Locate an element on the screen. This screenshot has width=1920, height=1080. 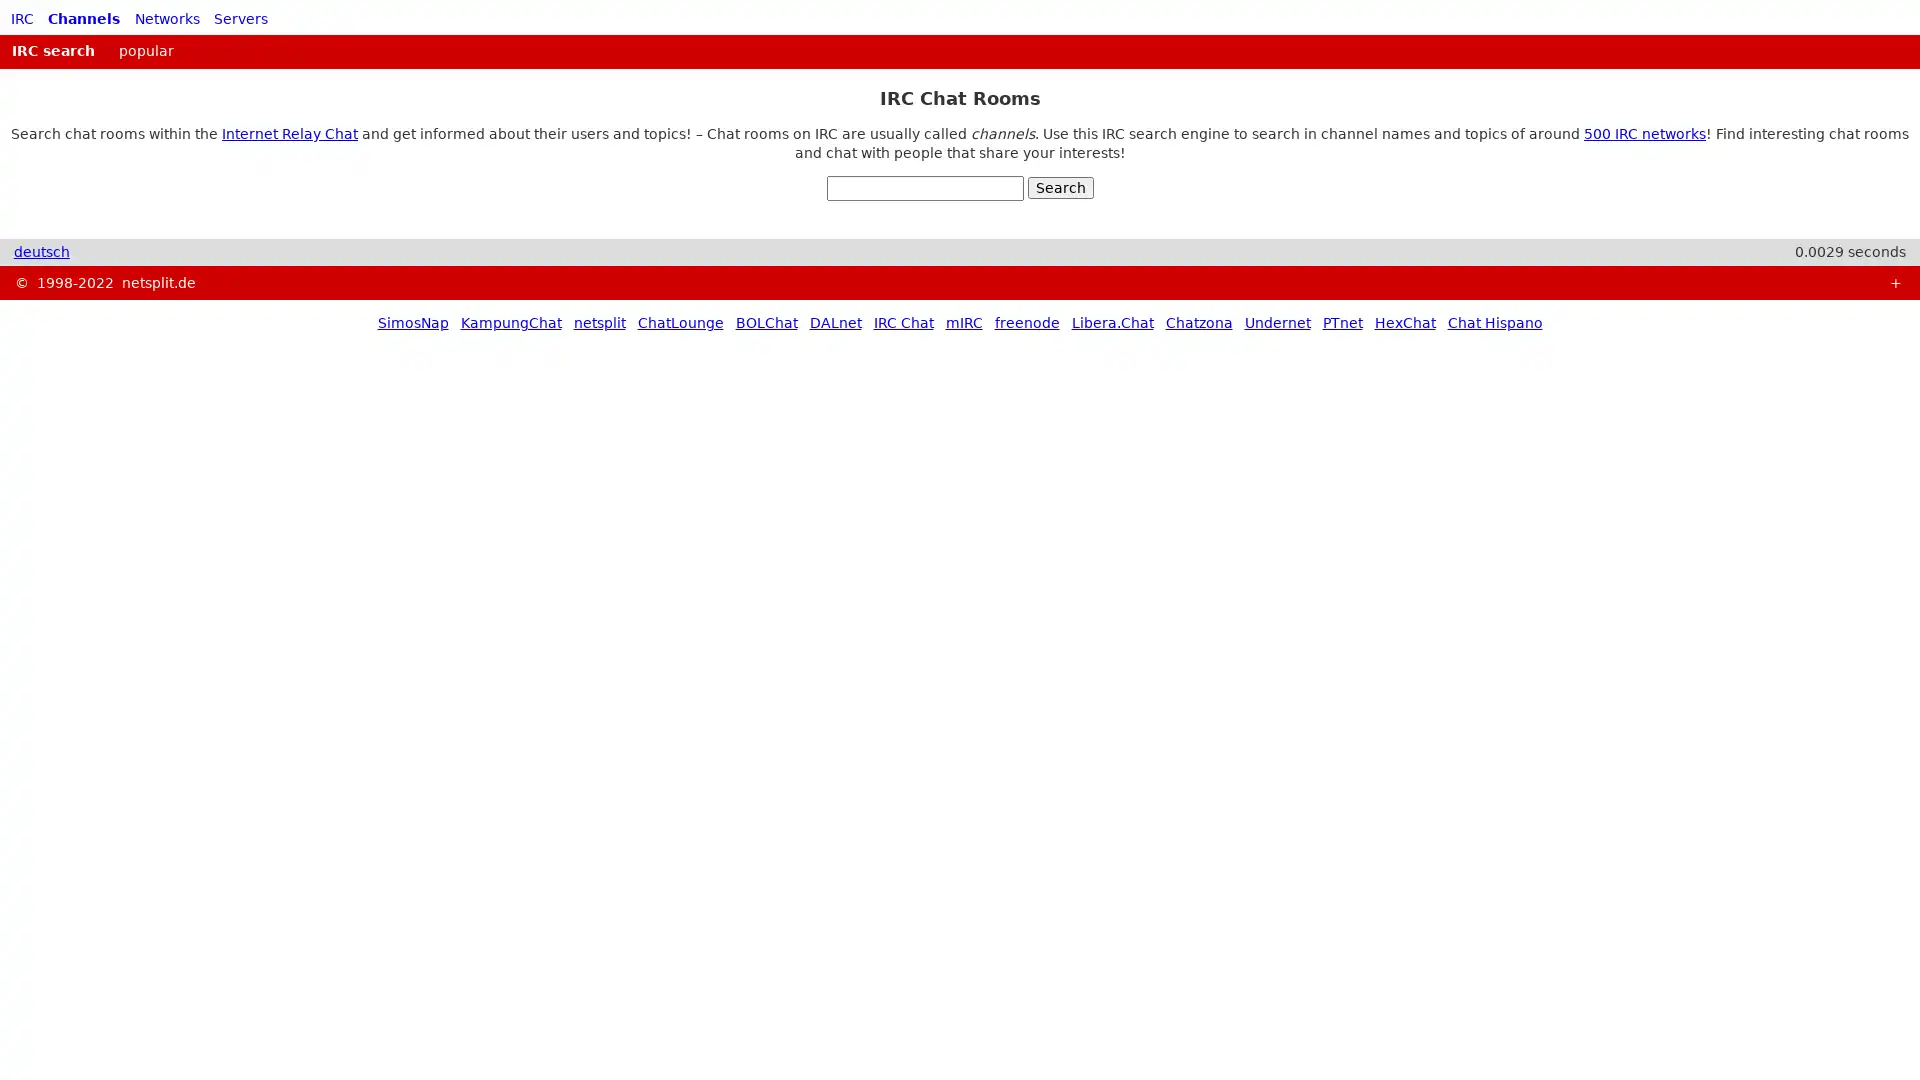
Search is located at coordinates (1059, 188).